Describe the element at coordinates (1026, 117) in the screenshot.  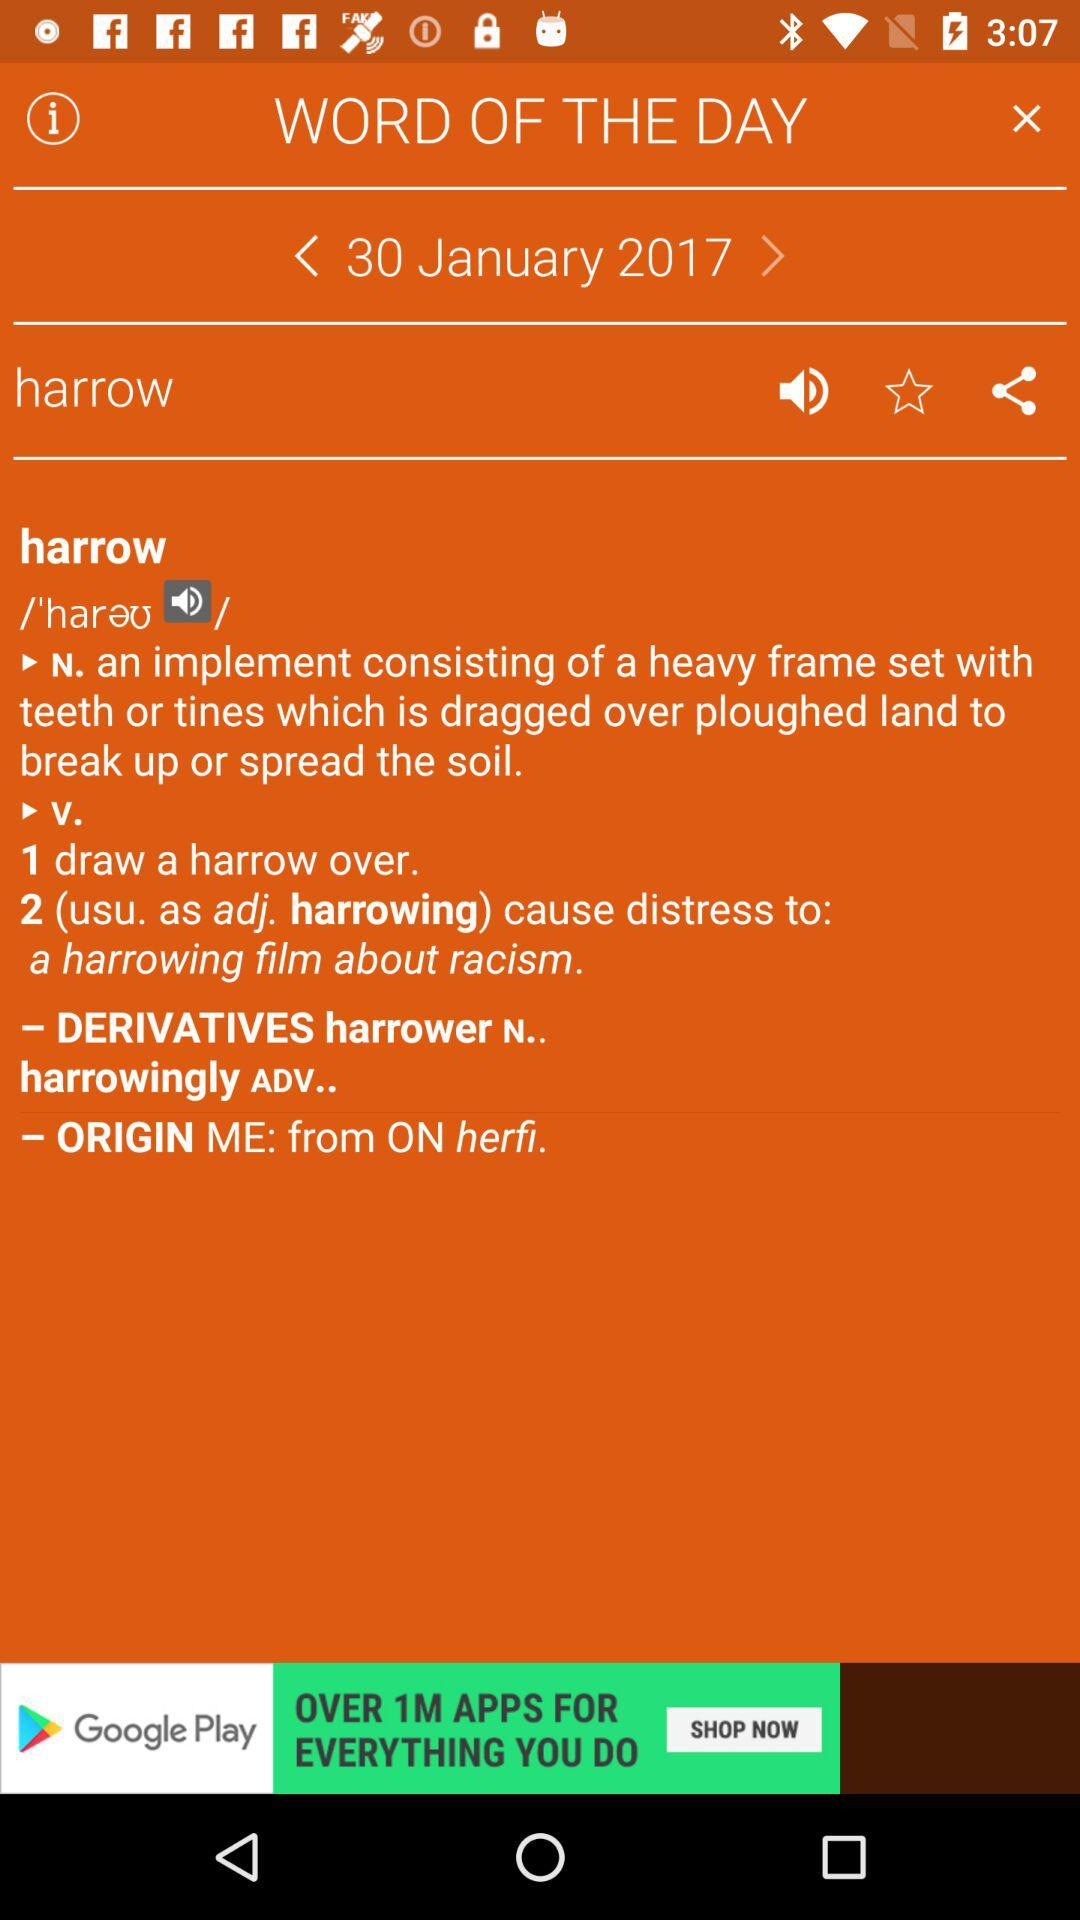
I see `go back` at that location.